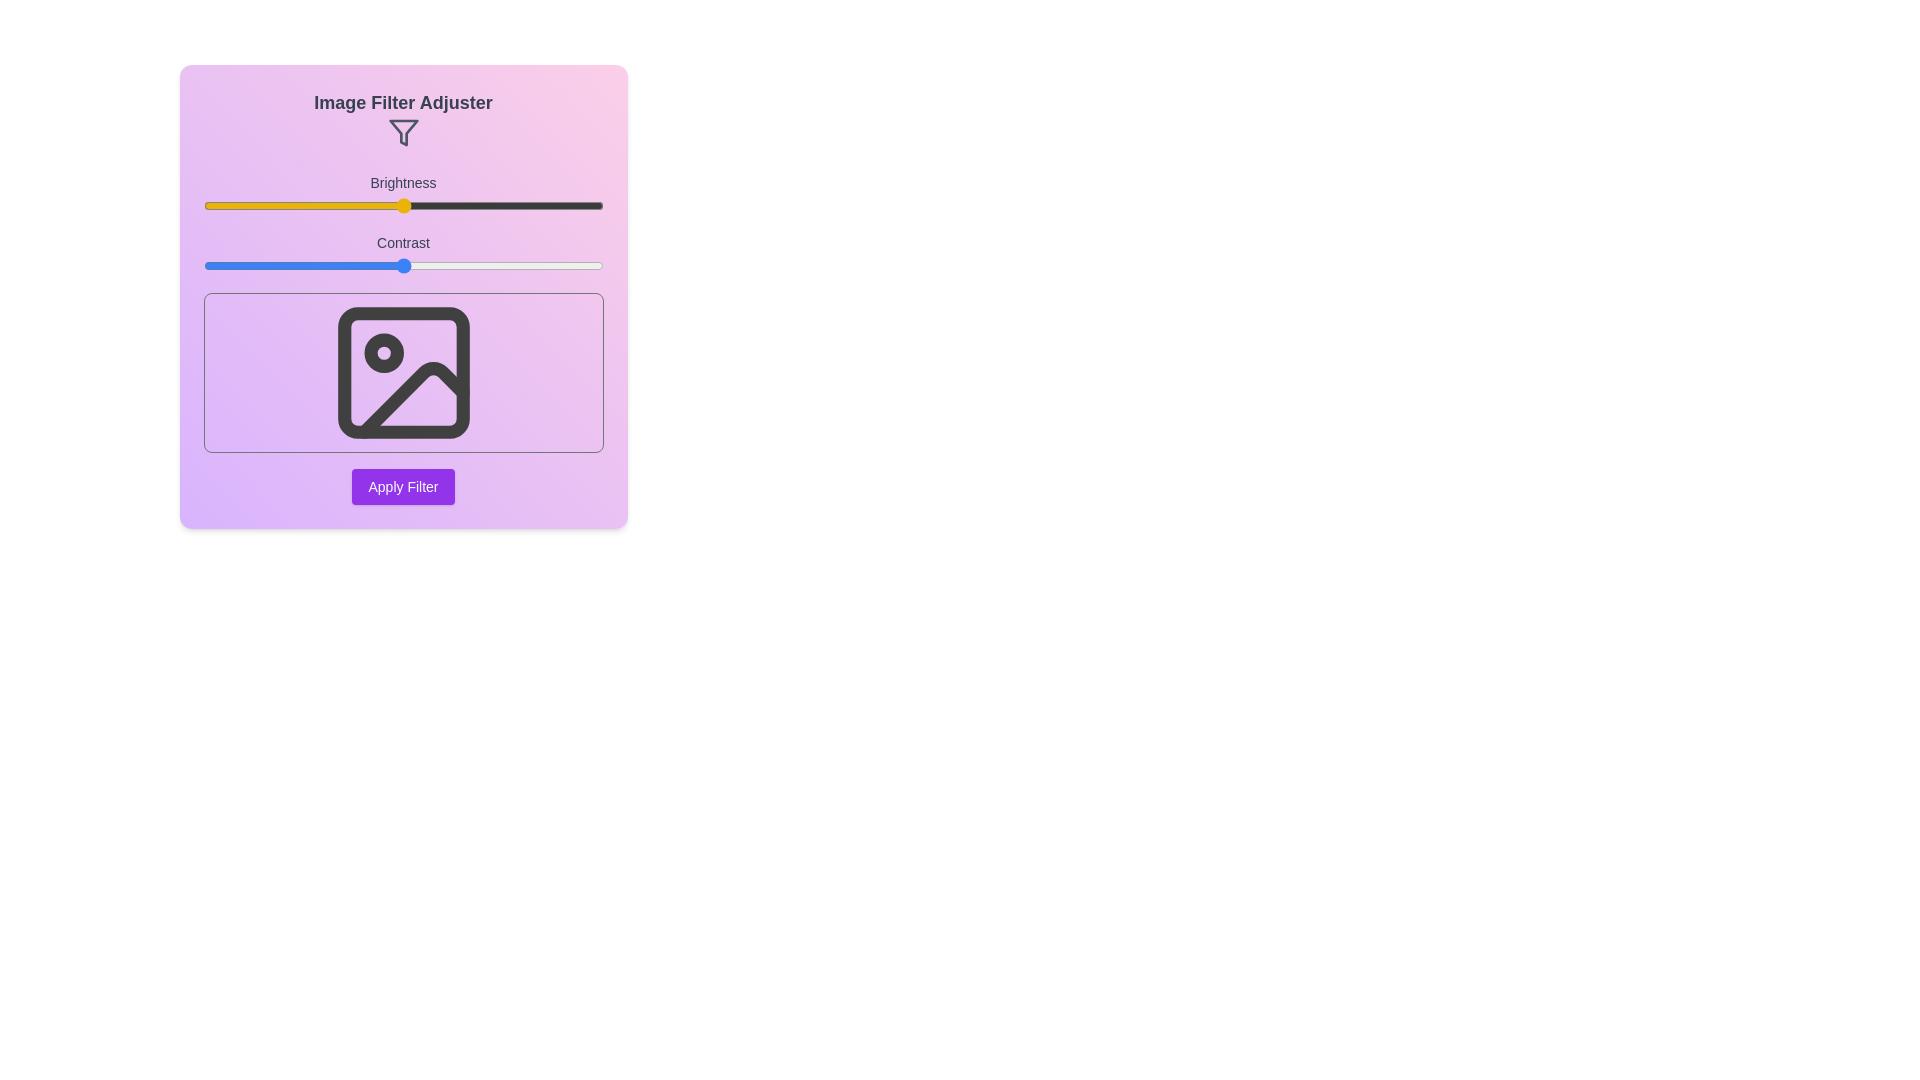 The width and height of the screenshot is (1920, 1080). What do you see at coordinates (499, 205) in the screenshot?
I see `the brightness slider to 74% and observe the preview image` at bounding box center [499, 205].